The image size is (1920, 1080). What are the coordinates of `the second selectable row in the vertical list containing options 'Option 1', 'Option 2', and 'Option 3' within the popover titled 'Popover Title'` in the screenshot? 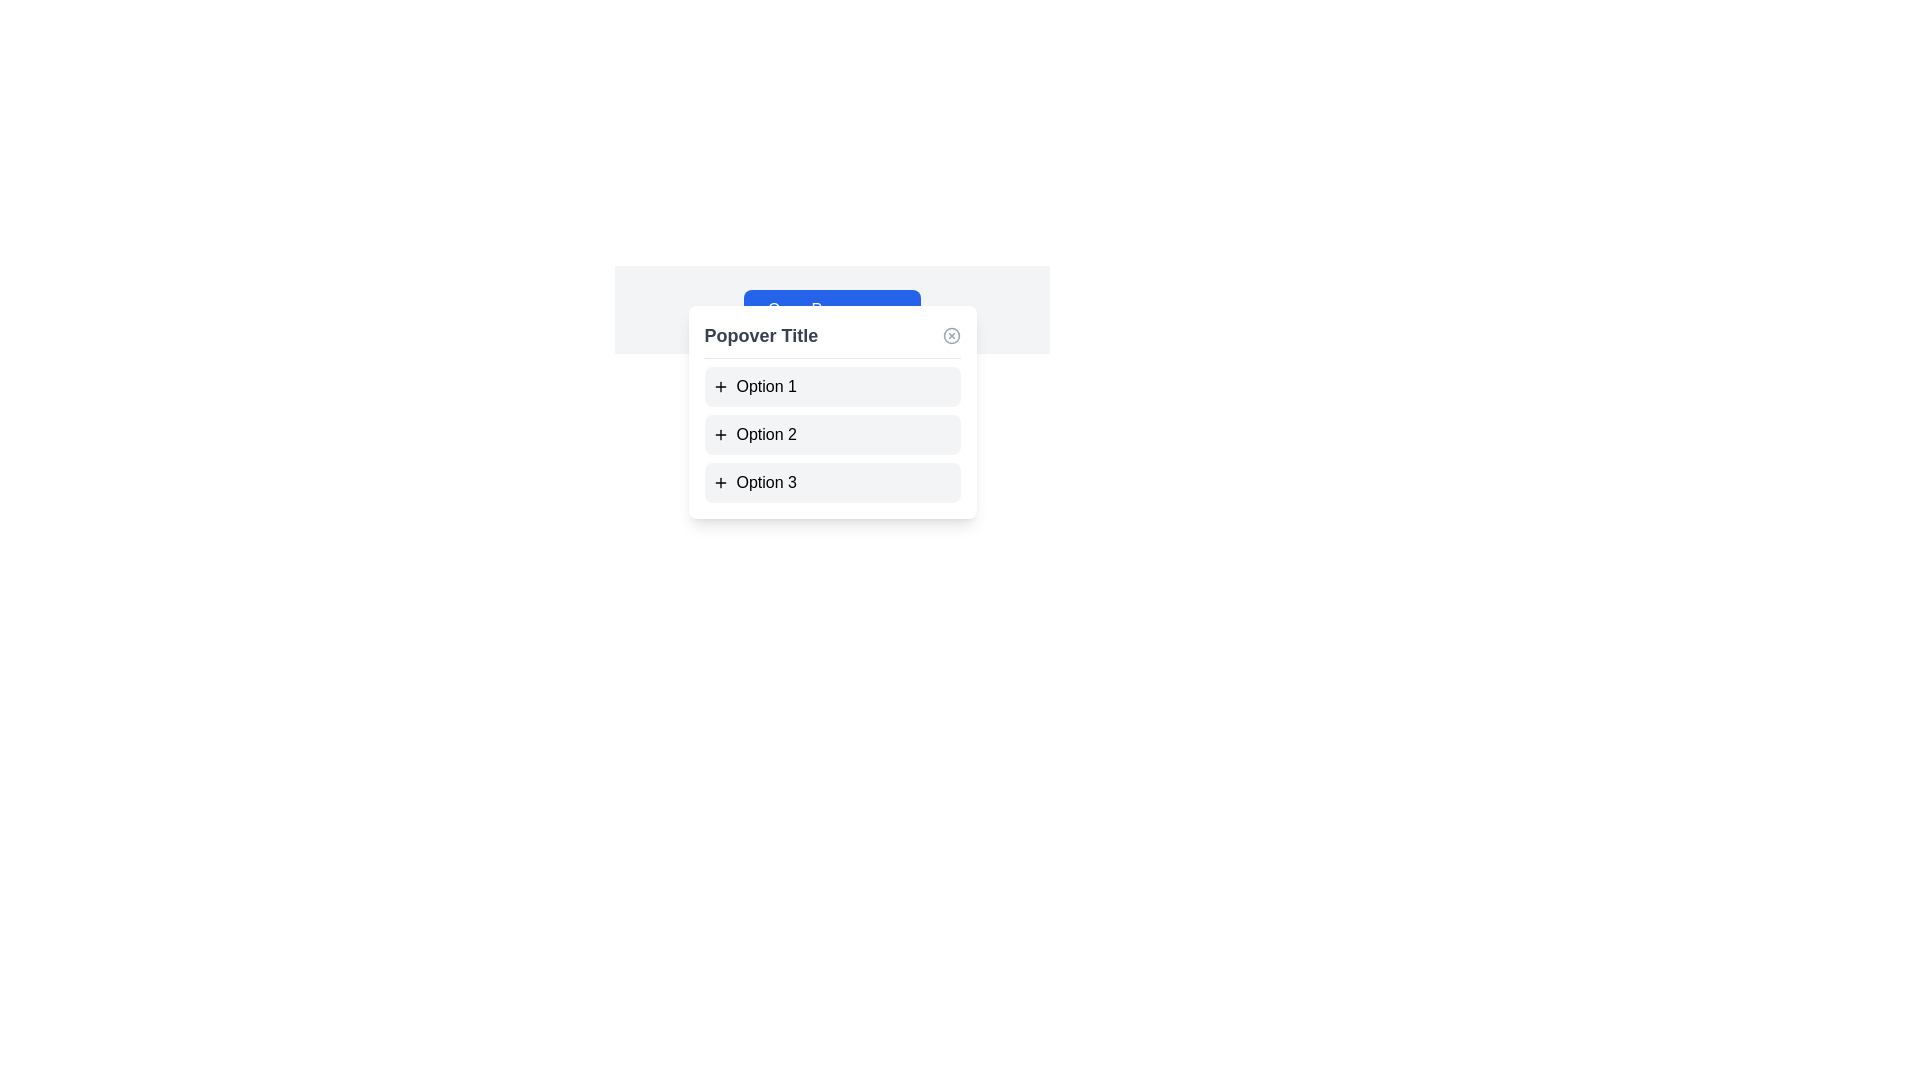 It's located at (832, 434).